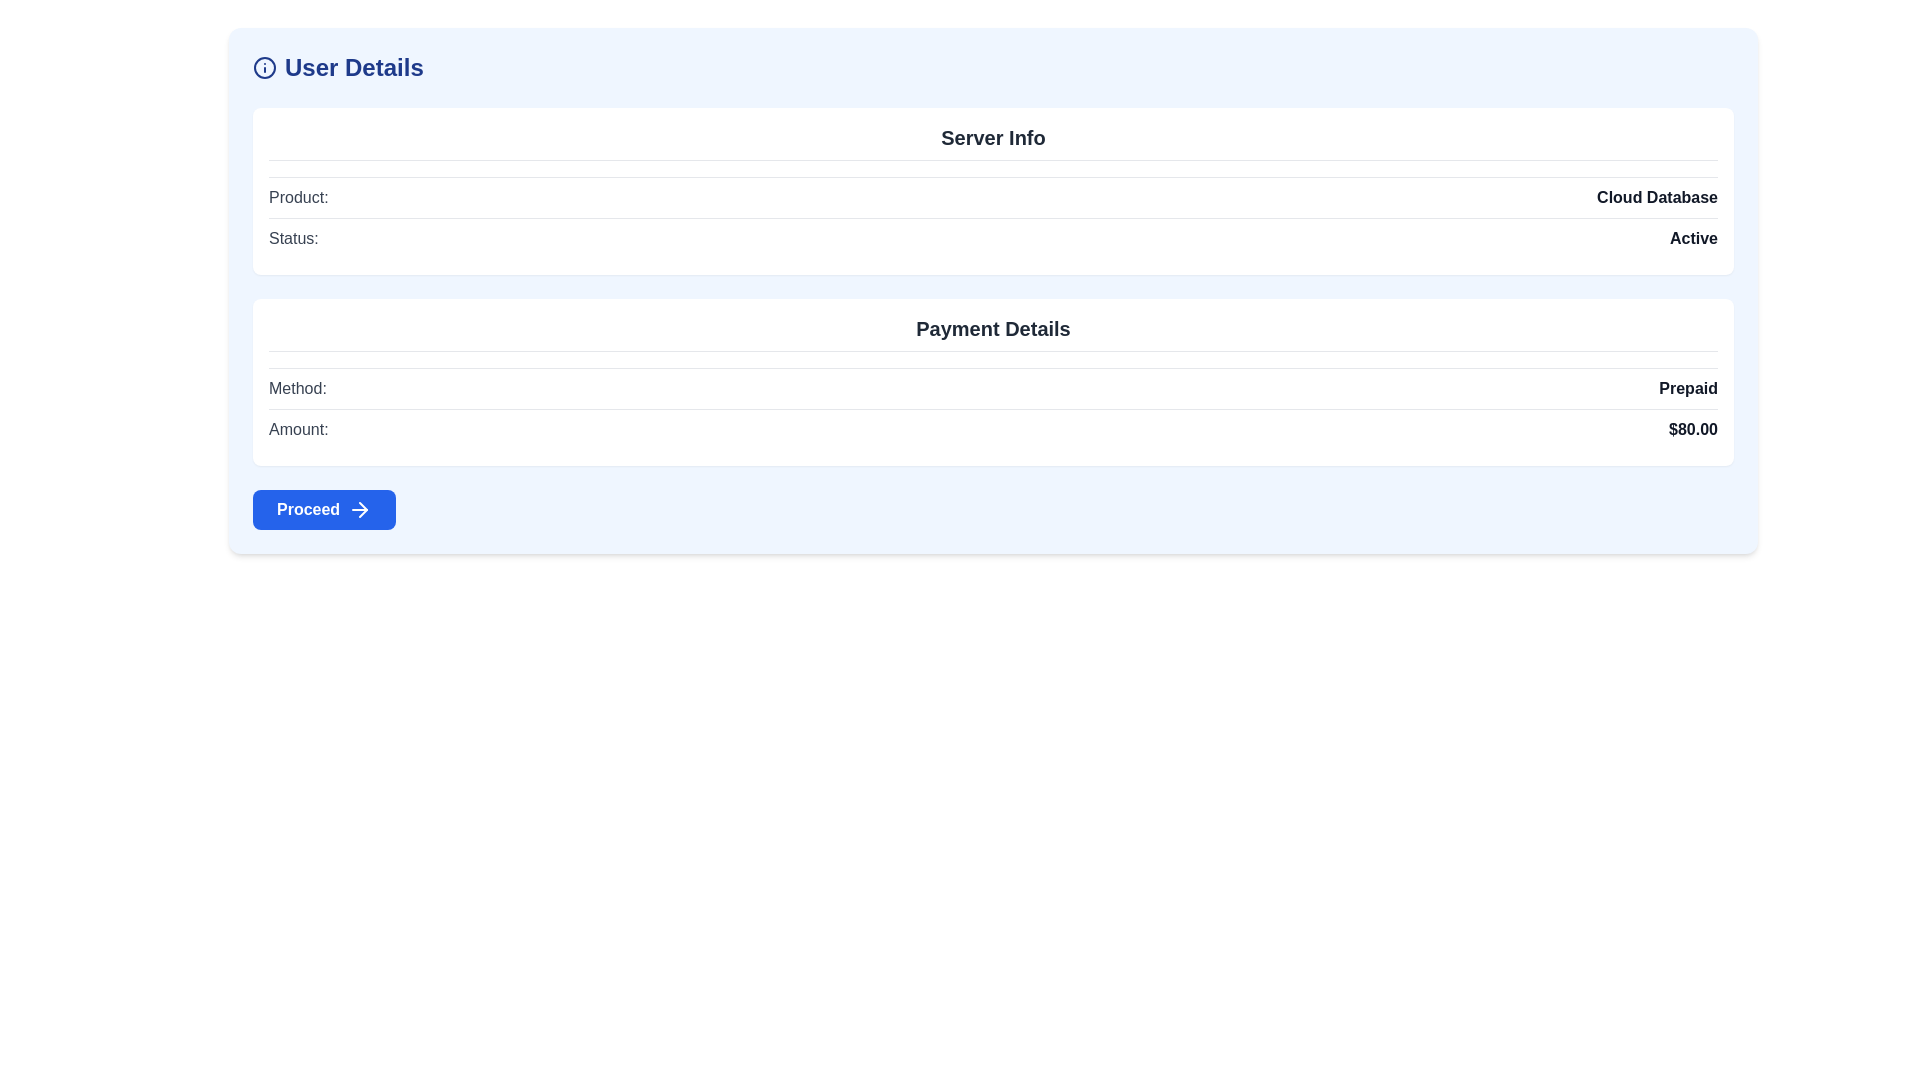 This screenshot has height=1080, width=1920. I want to click on the static text element displaying 'Active', which is styled in bold and located to the right of the 'Status:' label, so click(1693, 238).